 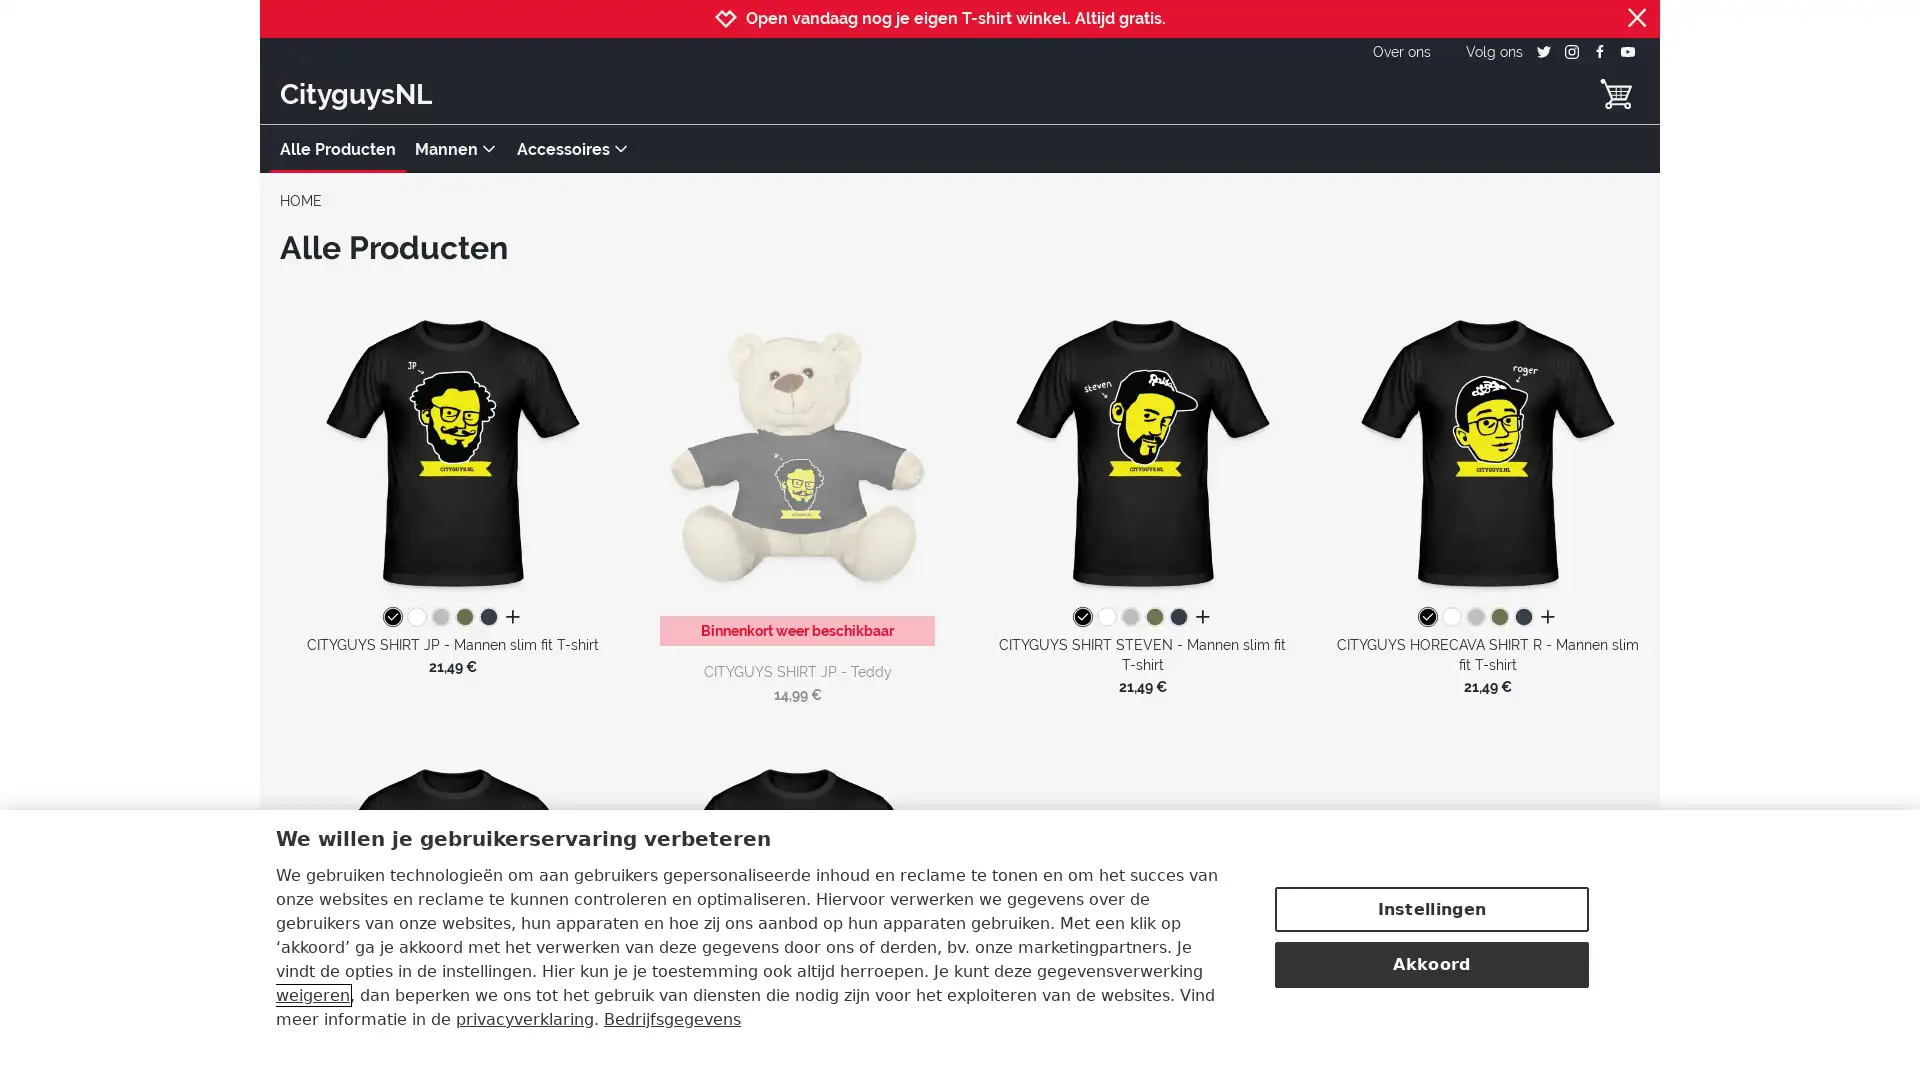 I want to click on kakigroen, so click(x=1153, y=617).